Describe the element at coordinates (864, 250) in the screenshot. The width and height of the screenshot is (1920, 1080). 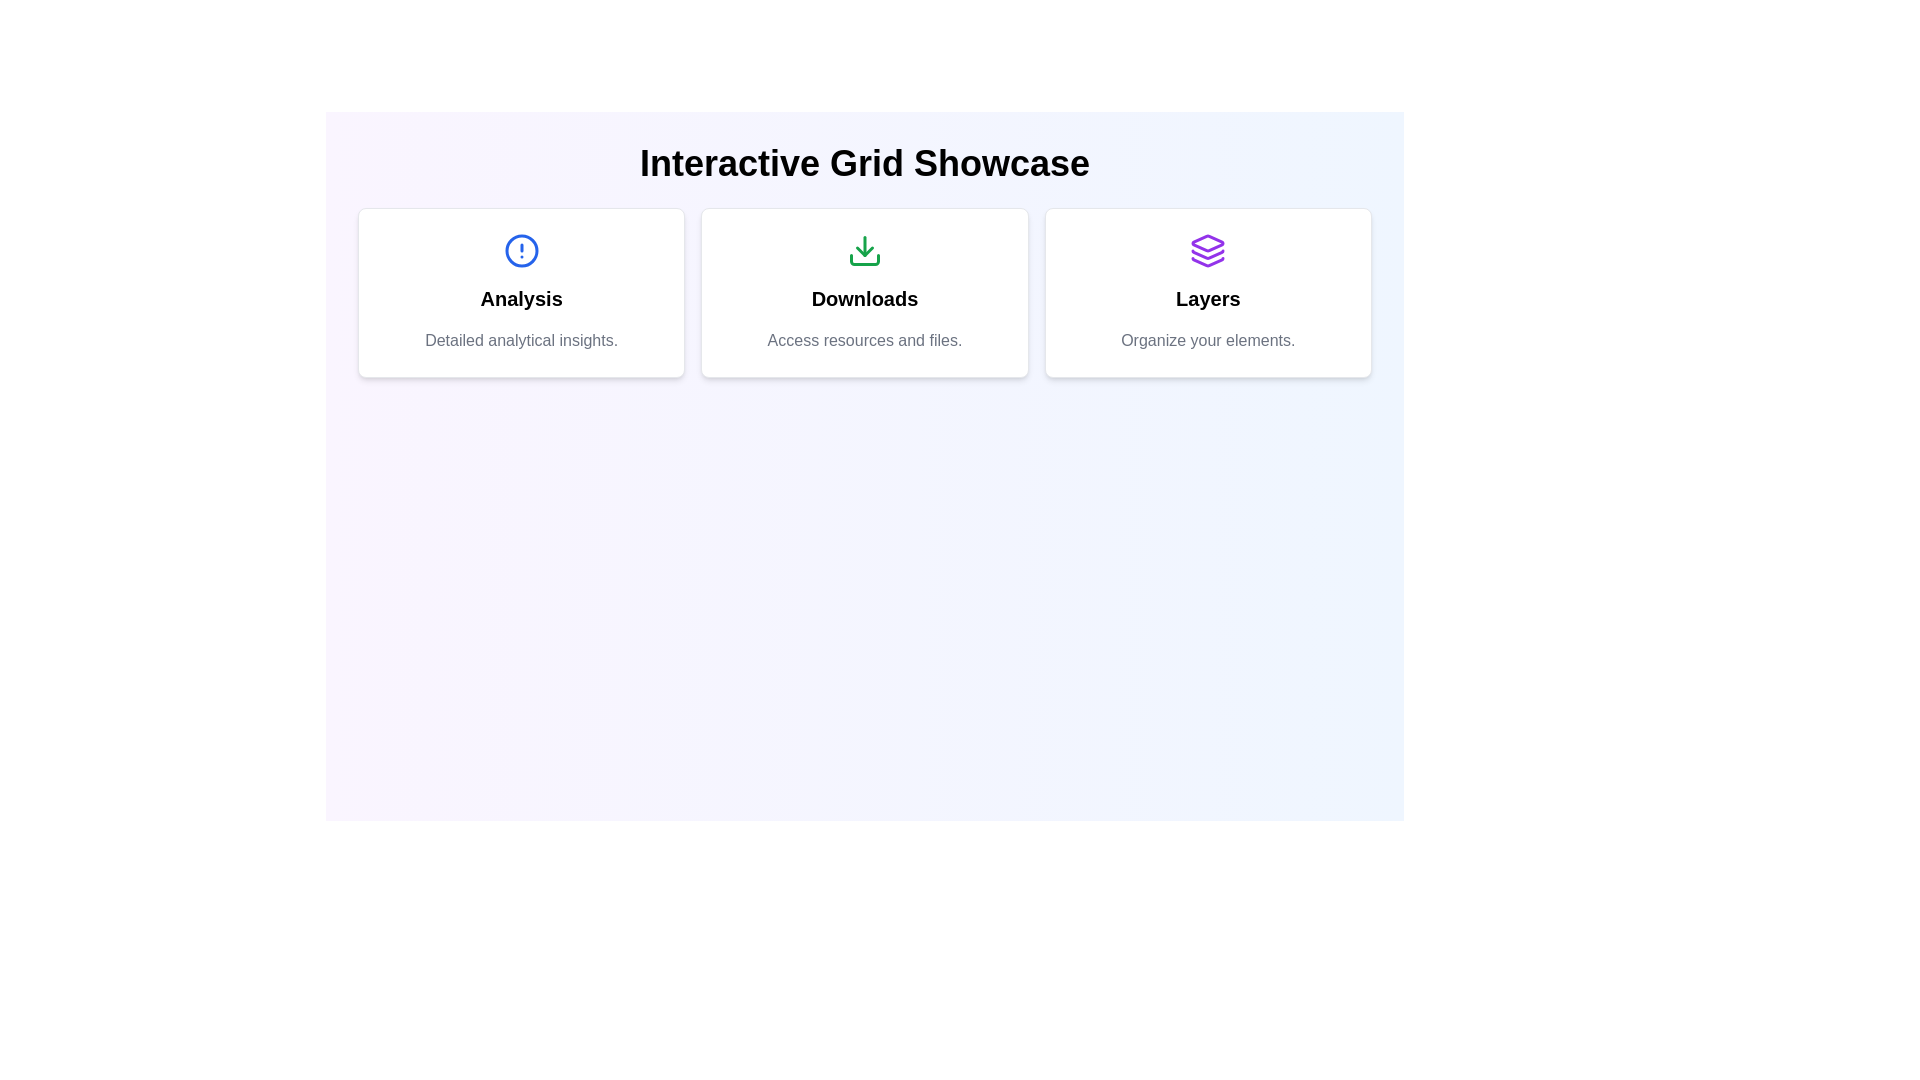
I see `the decorative graphical component of the 'Downloads' icon` at that location.